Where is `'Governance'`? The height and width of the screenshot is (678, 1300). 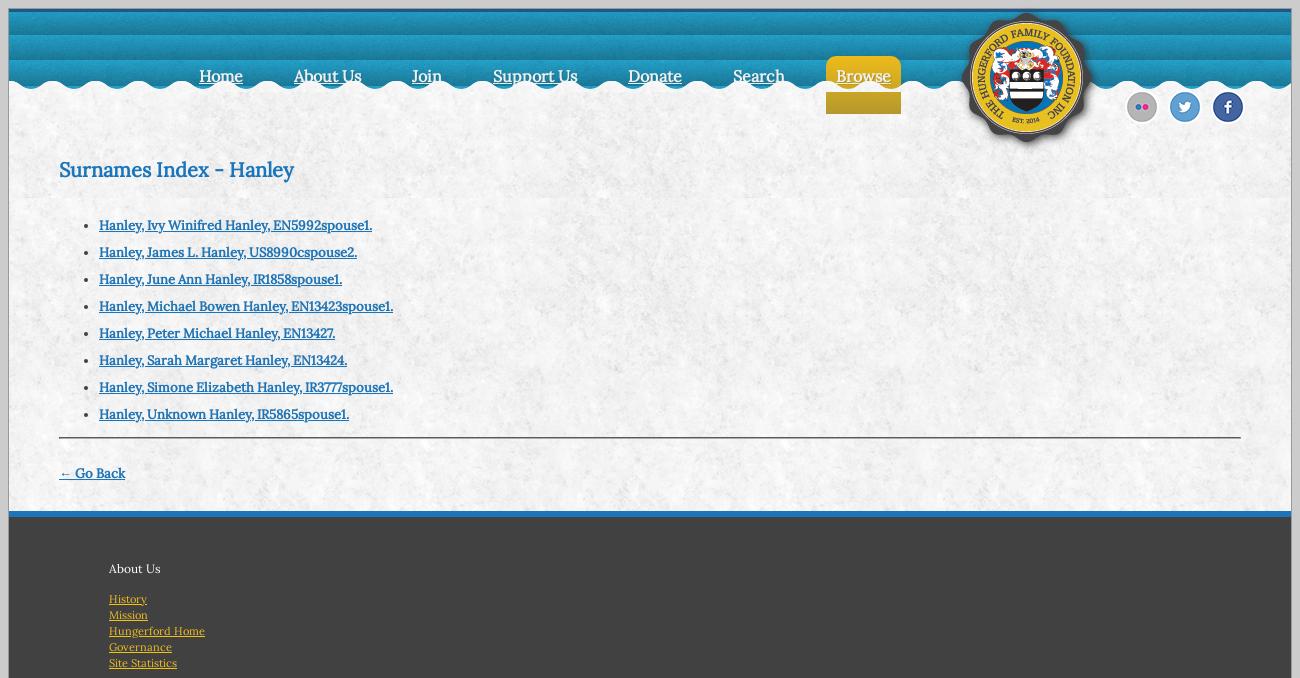
'Governance' is located at coordinates (108, 645).